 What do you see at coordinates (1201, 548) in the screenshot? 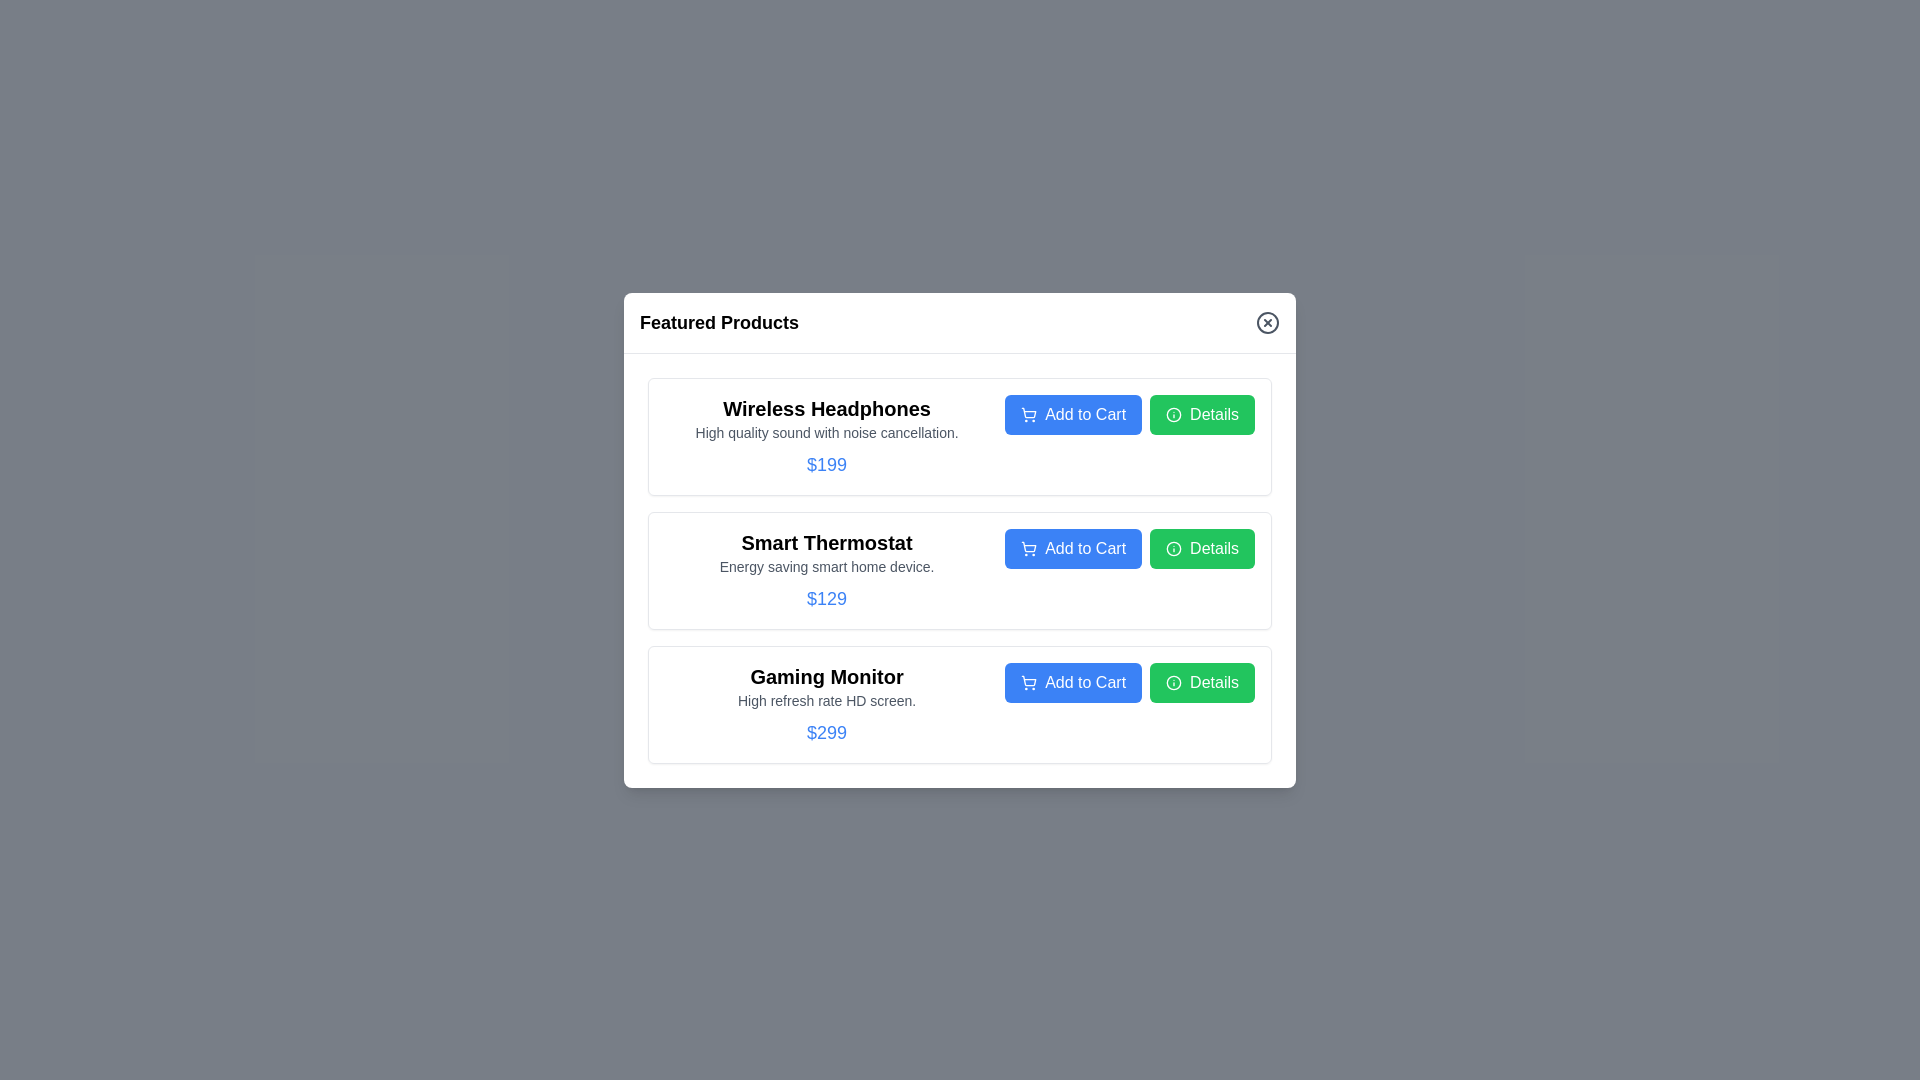
I see `'Details' button for the product Smart Thermostat` at bounding box center [1201, 548].